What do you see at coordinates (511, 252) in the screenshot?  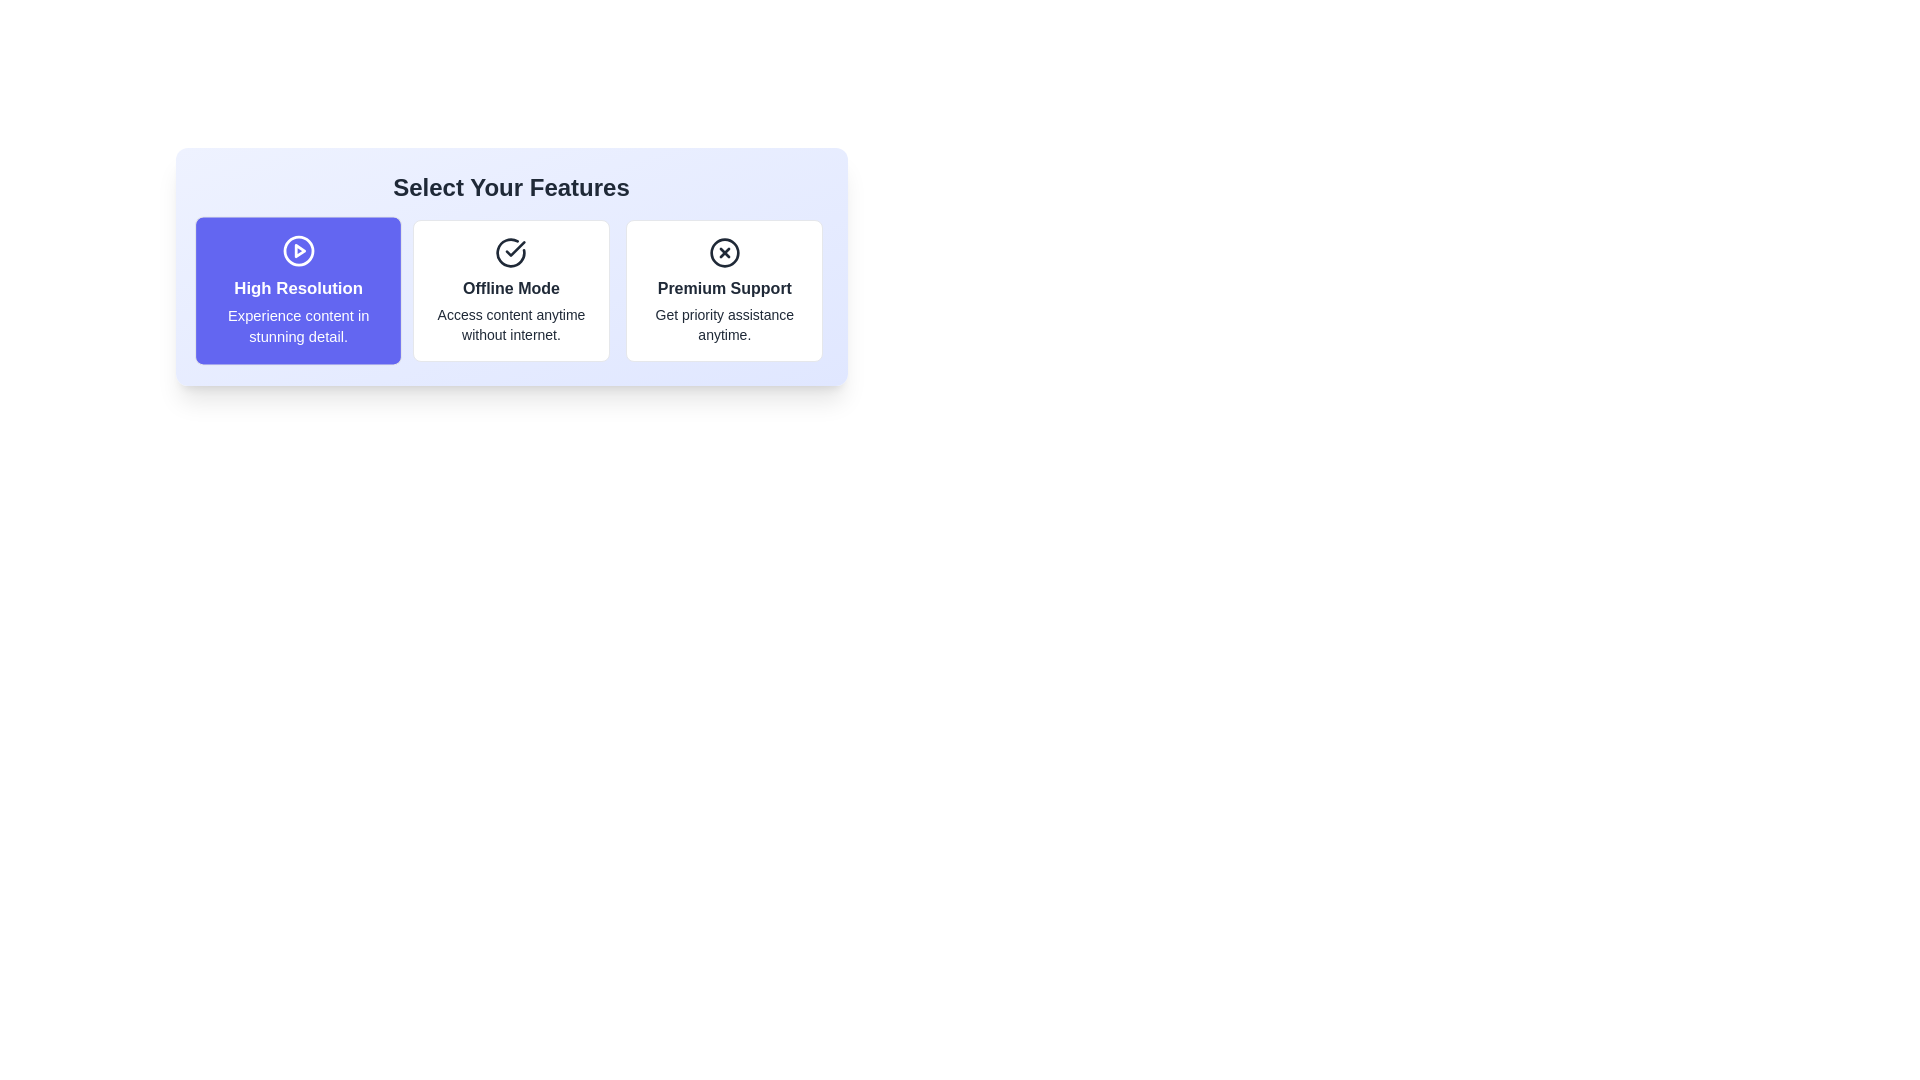 I see `the circular icon with a checkmark inside, styled in a minimalist manner with a dark stroke, located at the top-center of the 'Offline Mode' card for visual feedback` at bounding box center [511, 252].